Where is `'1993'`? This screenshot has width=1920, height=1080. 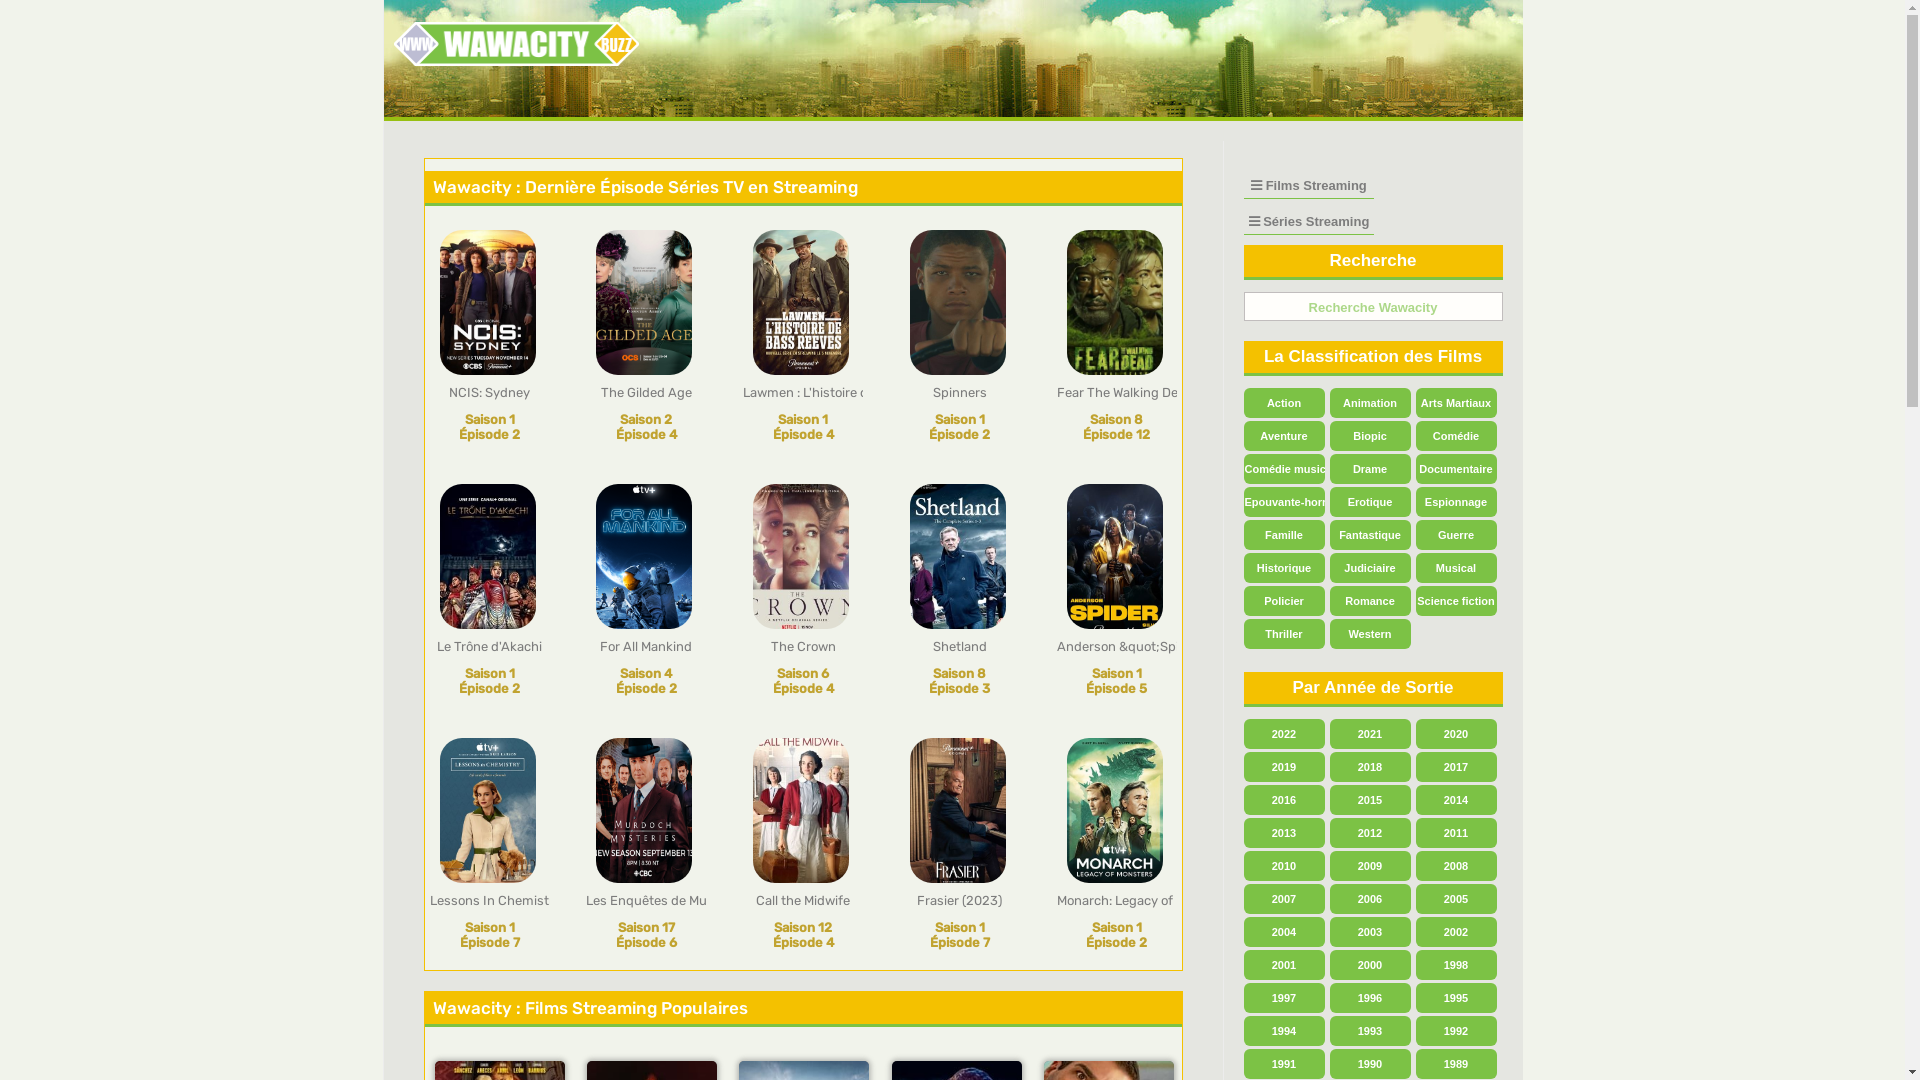 '1993' is located at coordinates (1369, 1030).